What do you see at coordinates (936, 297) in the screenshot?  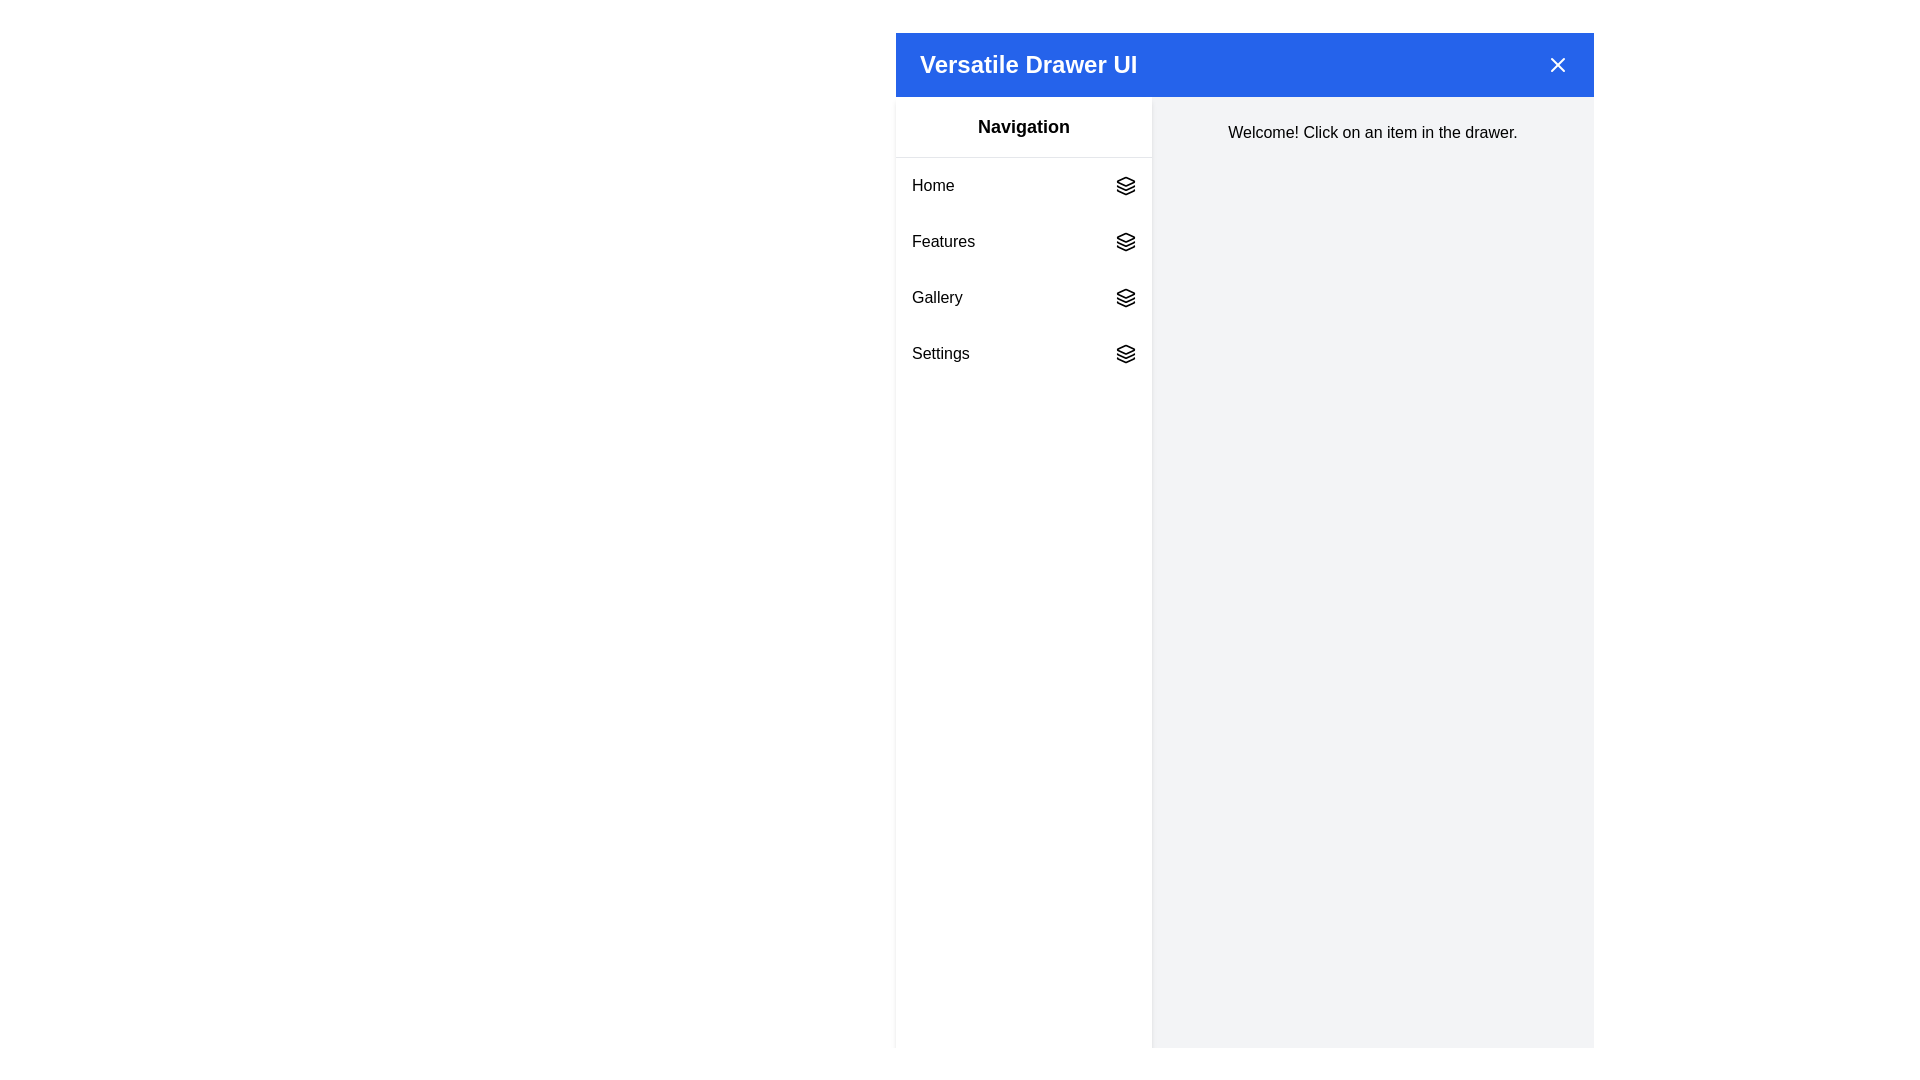 I see `the 'Gallery' text label in the vertical navigation menu` at bounding box center [936, 297].